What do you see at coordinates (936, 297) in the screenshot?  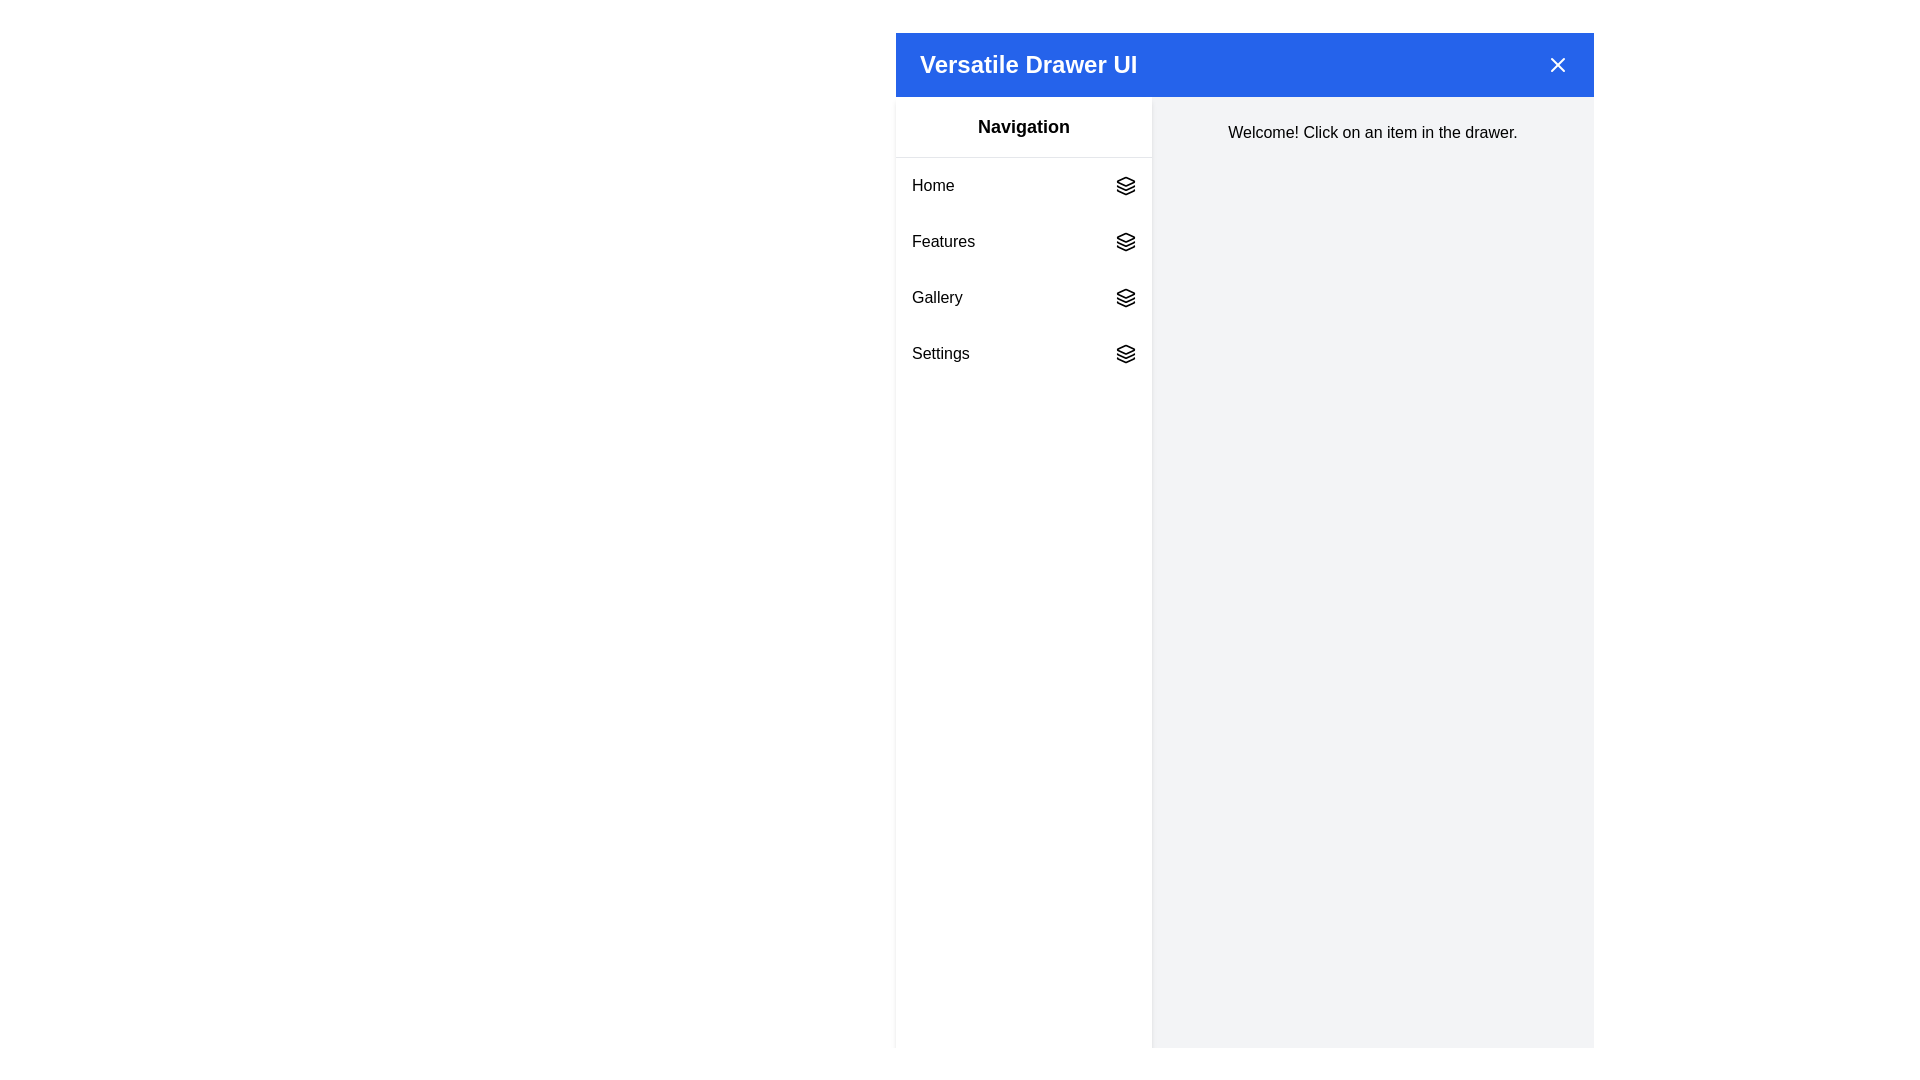 I see `the 'Gallery' text label in the vertical navigation menu` at bounding box center [936, 297].